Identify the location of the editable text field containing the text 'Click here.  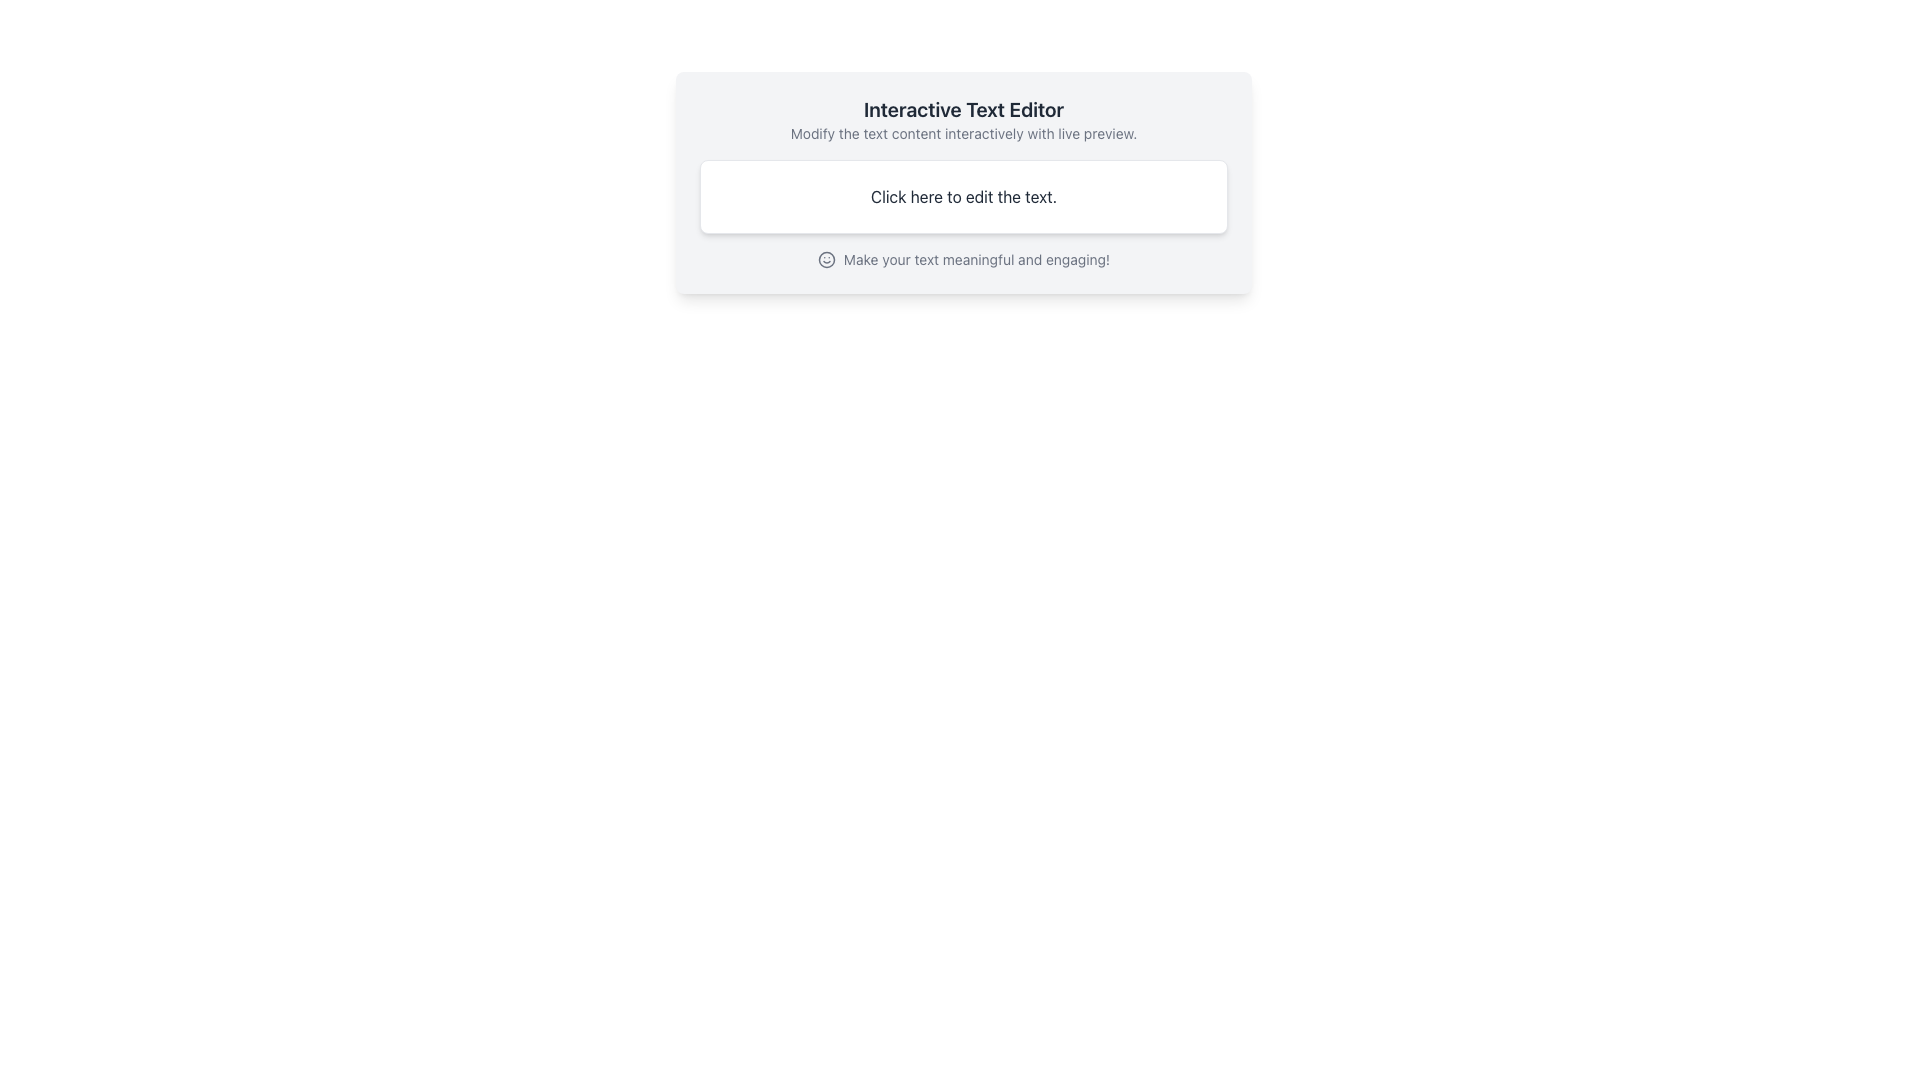
(964, 196).